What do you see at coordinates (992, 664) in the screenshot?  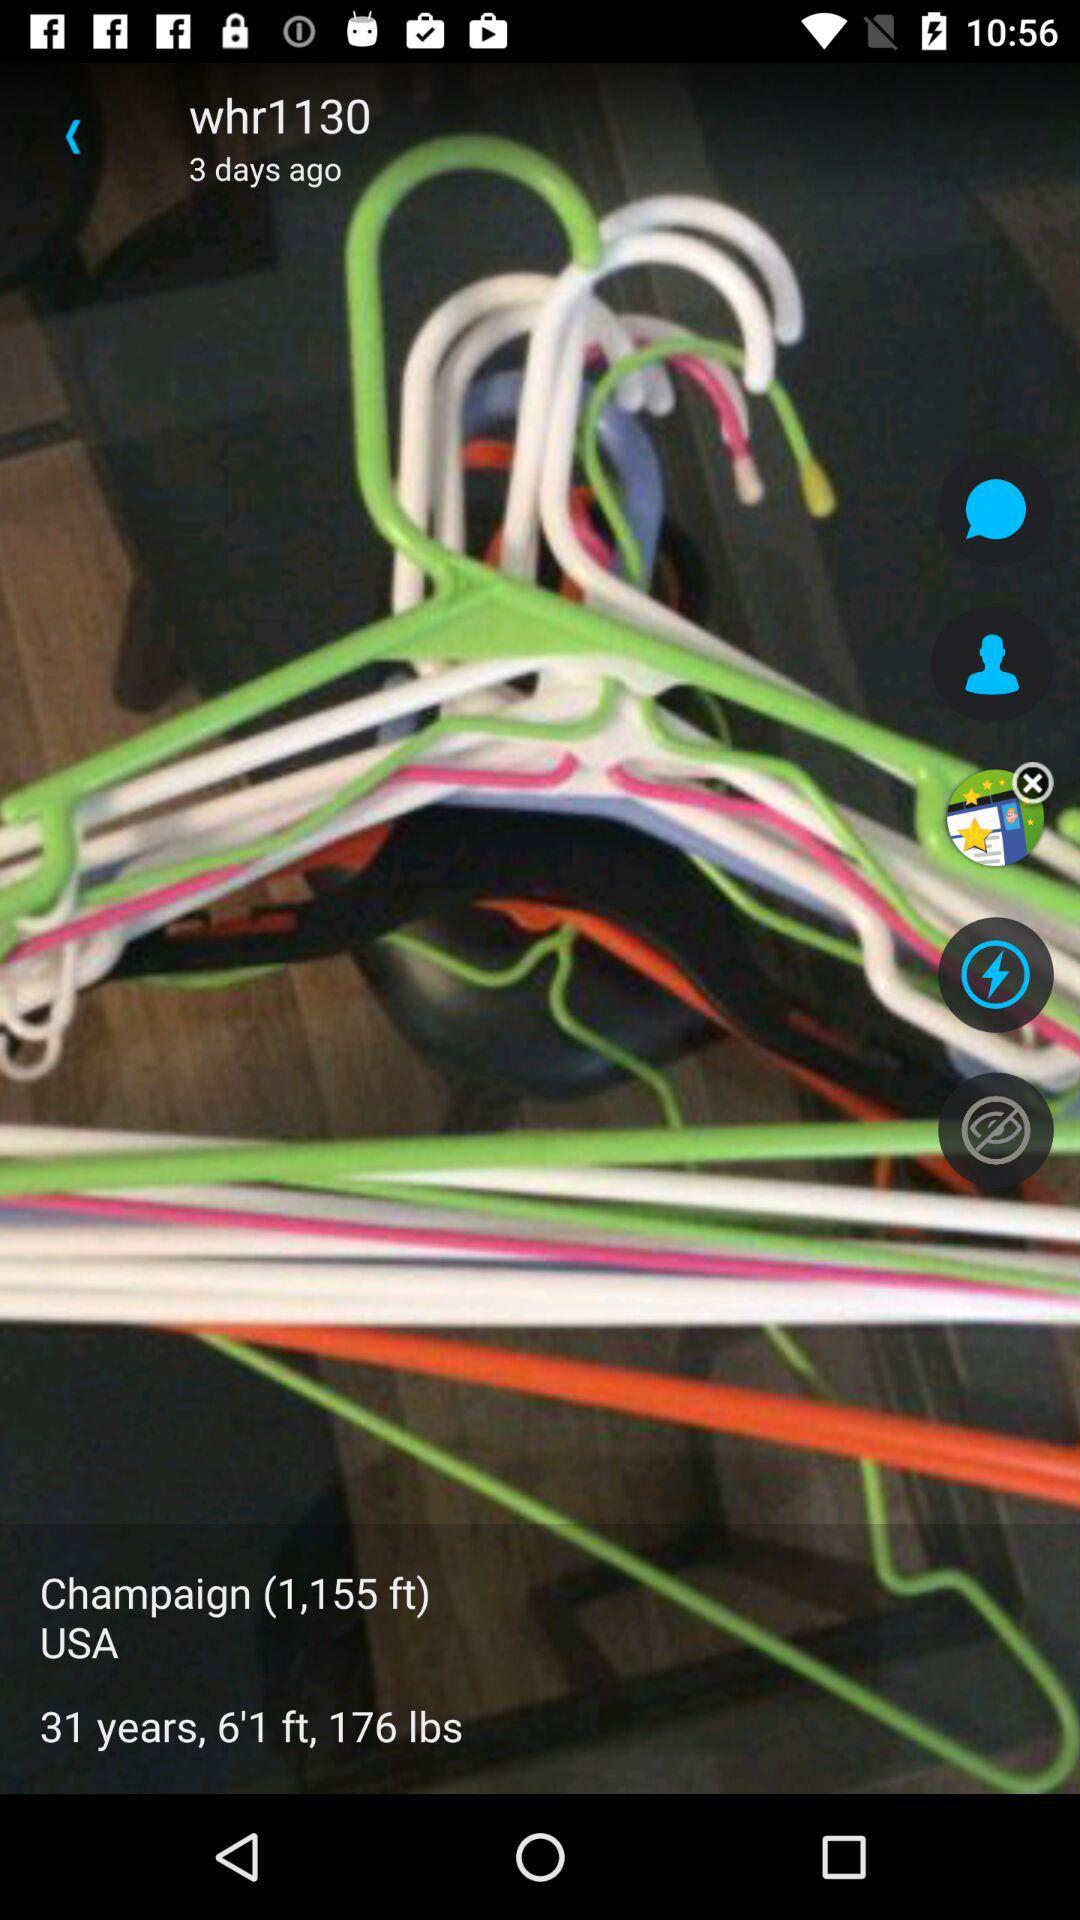 I see `the avatar icon` at bounding box center [992, 664].